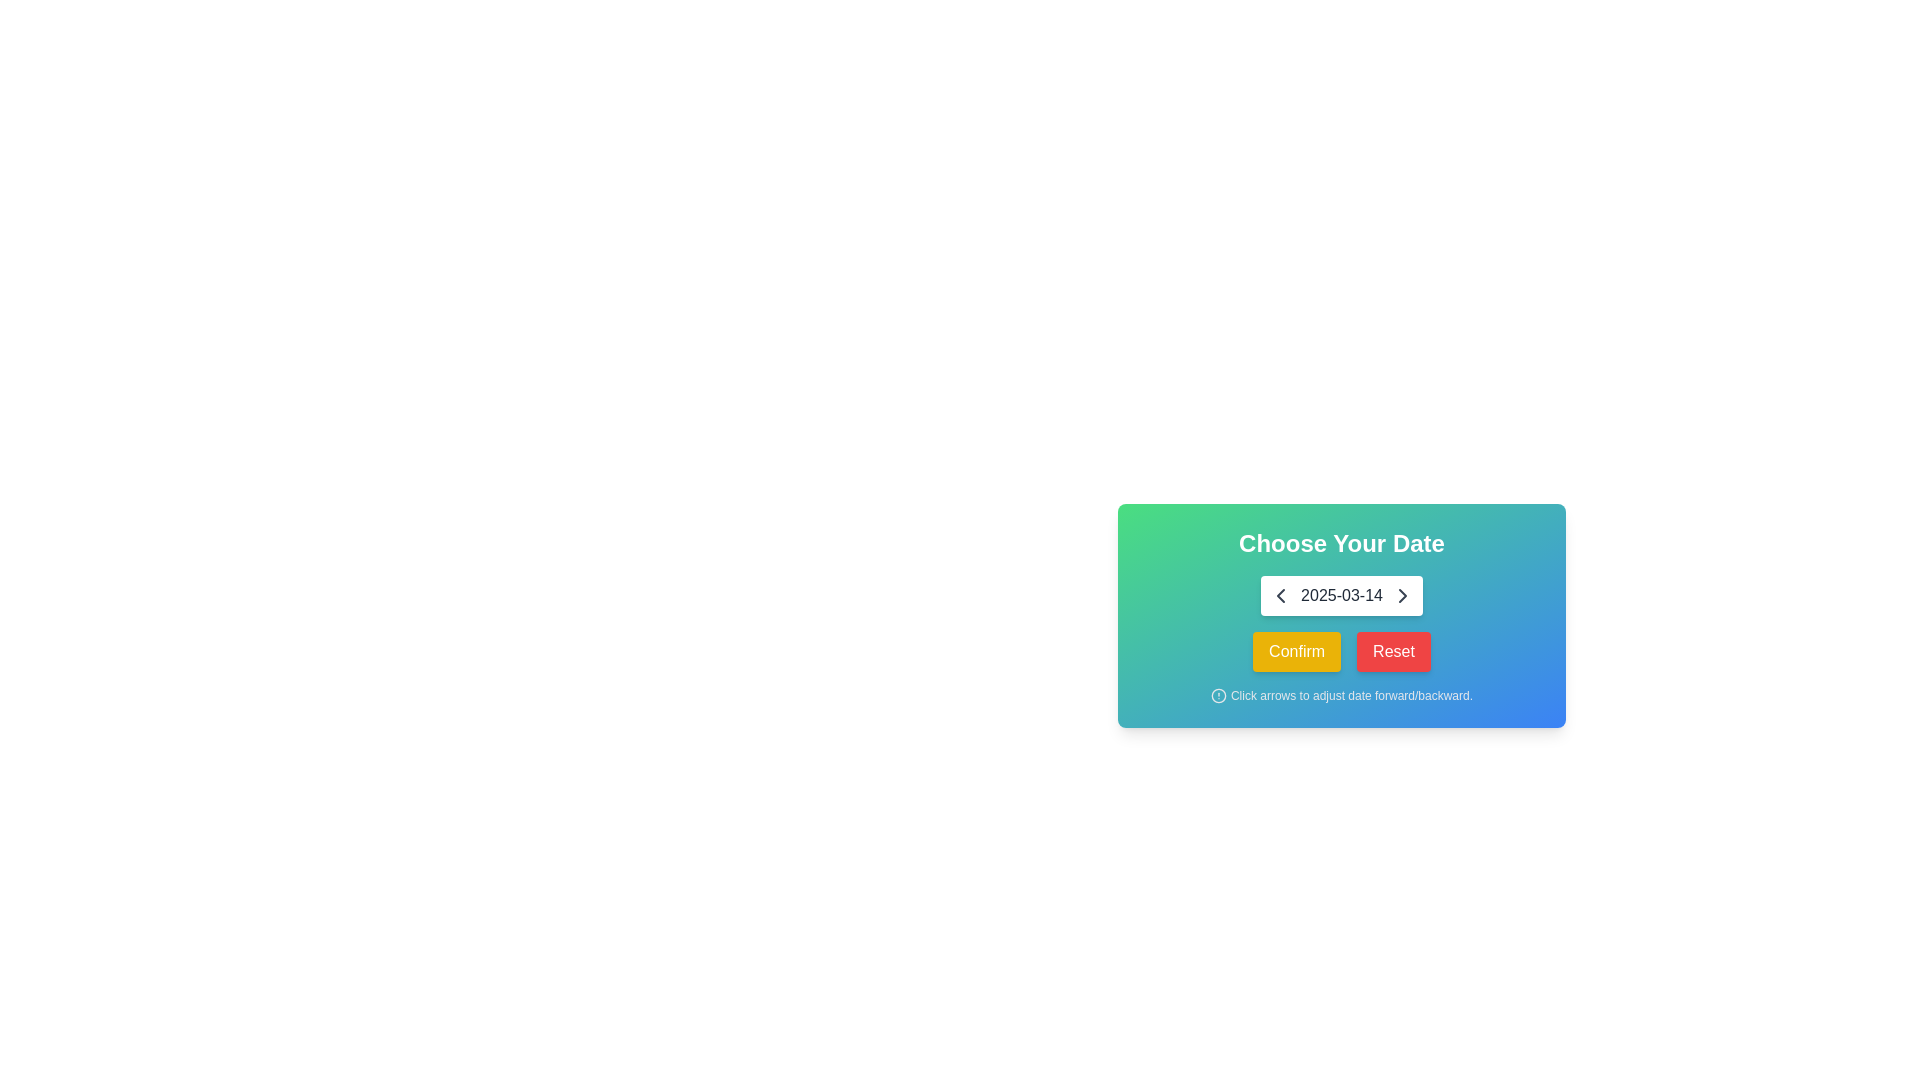  Describe the element at coordinates (1401, 595) in the screenshot. I see `the SVG icon located to the right of the date input field, which serves as an increment button for the date selector` at that location.